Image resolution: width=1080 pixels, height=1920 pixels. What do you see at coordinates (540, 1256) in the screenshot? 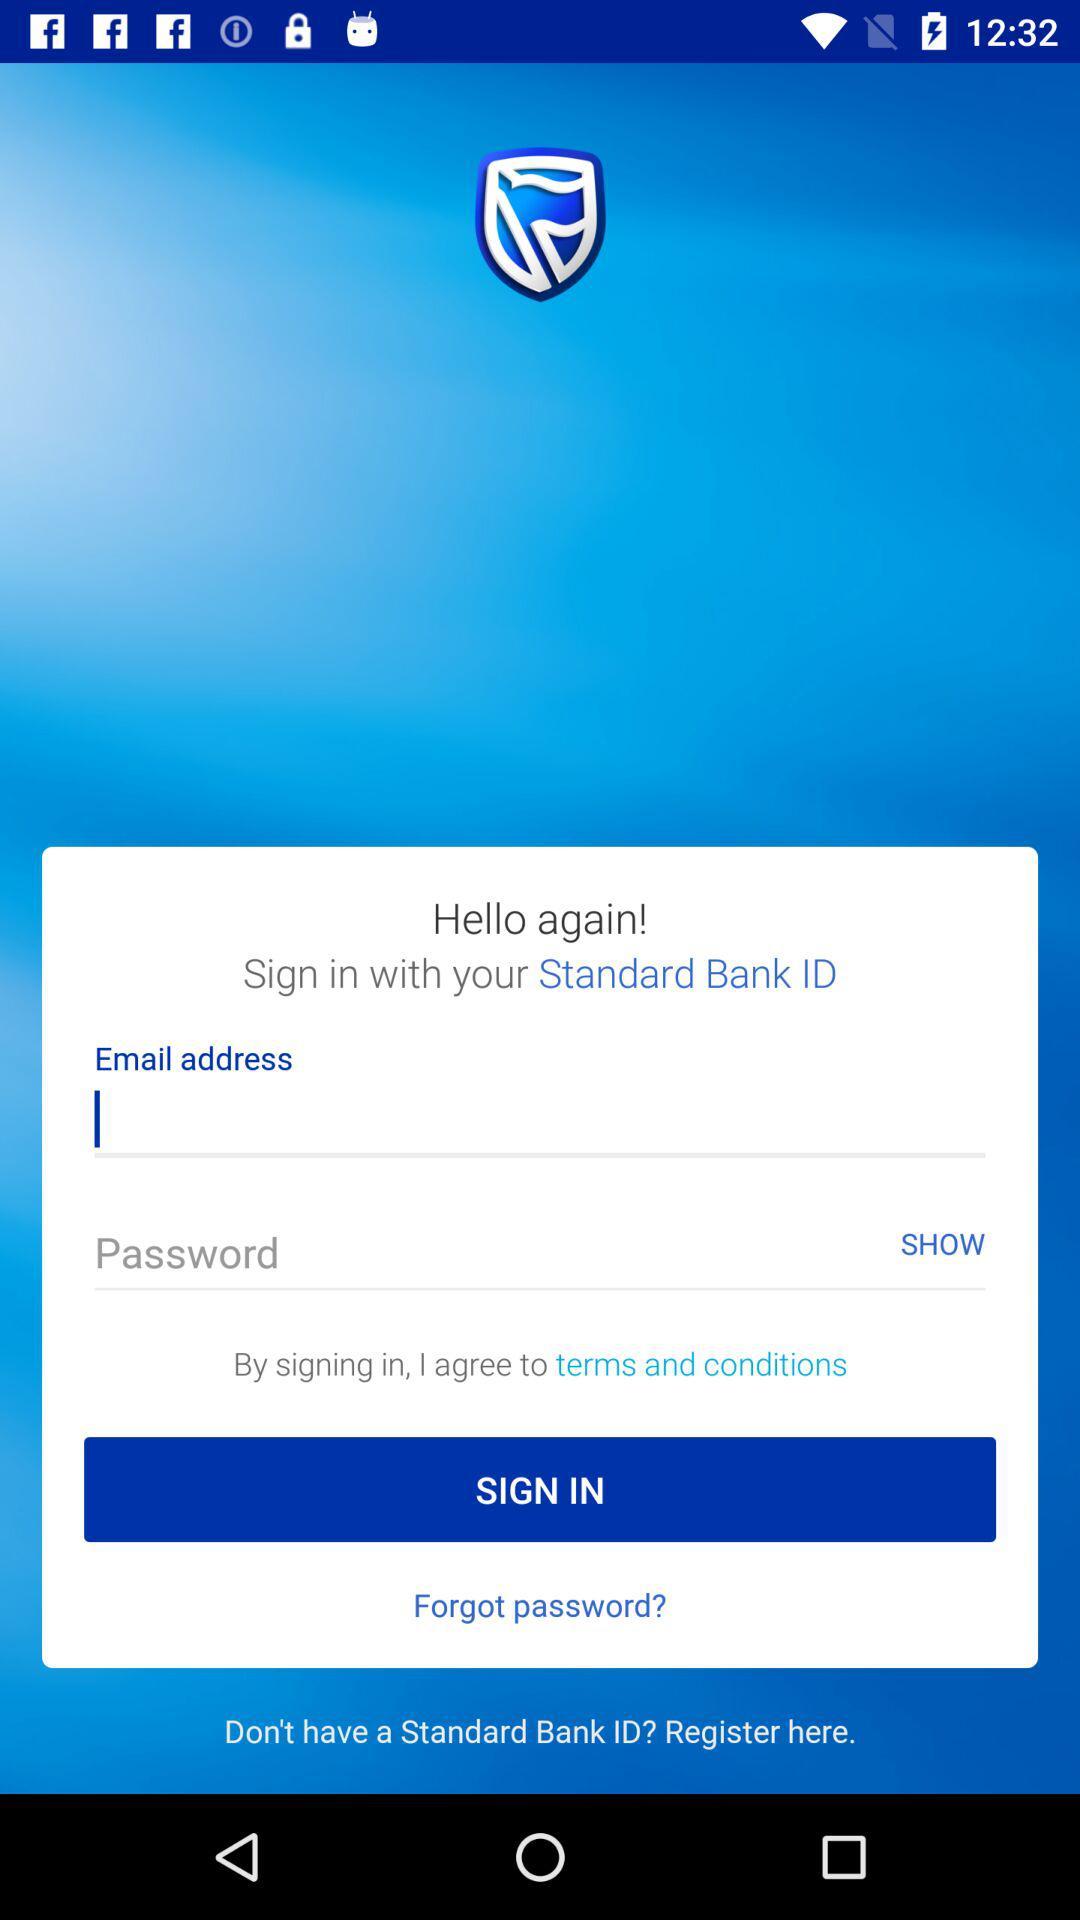
I see `text` at bounding box center [540, 1256].